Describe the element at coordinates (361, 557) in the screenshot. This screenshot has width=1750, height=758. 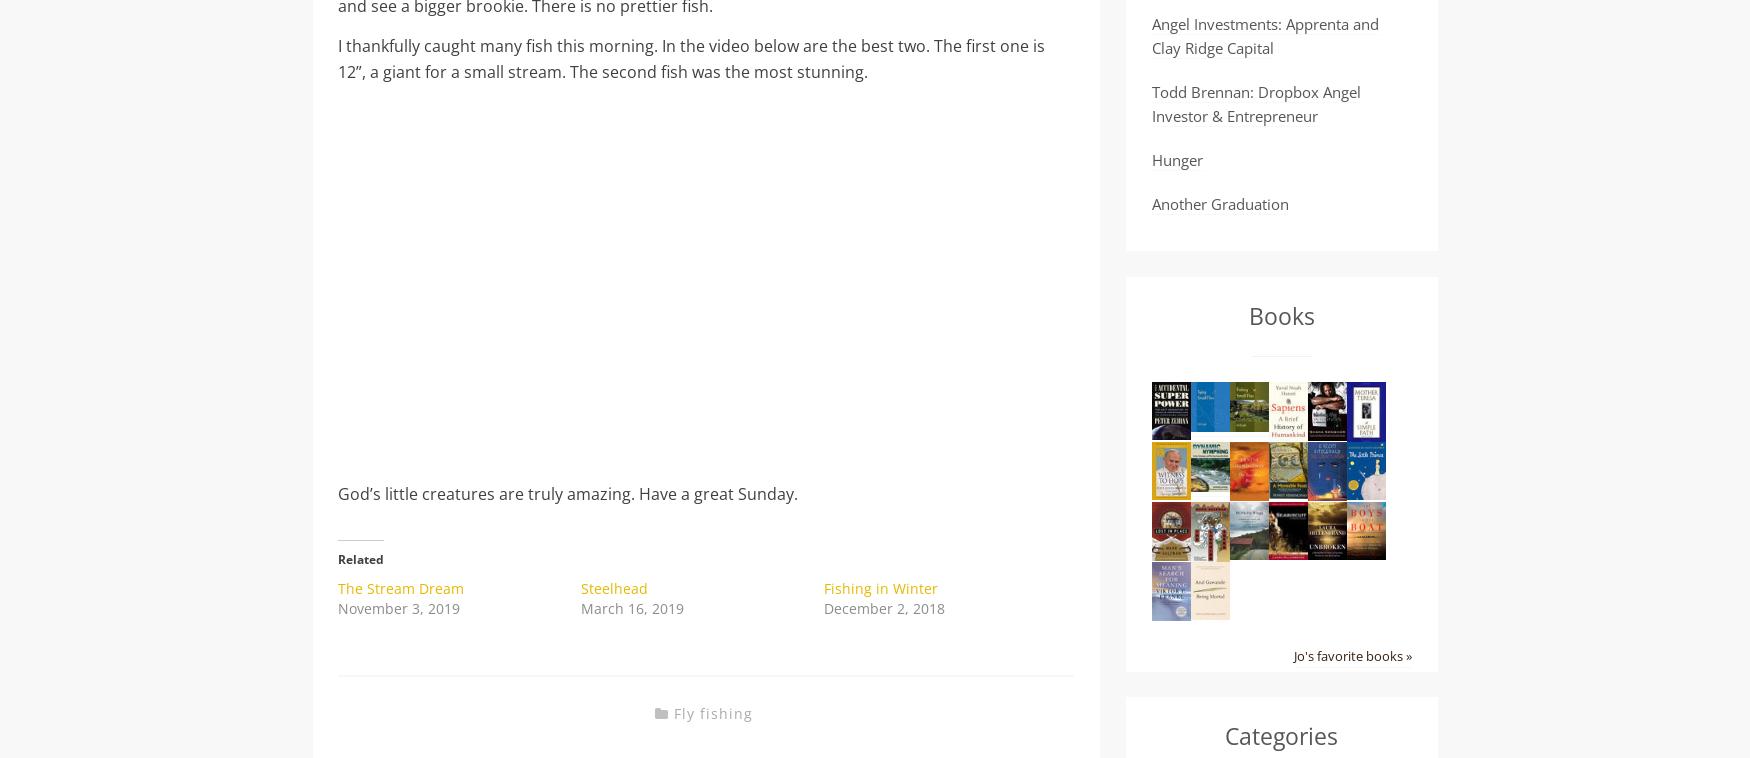
I see `'Related'` at that location.